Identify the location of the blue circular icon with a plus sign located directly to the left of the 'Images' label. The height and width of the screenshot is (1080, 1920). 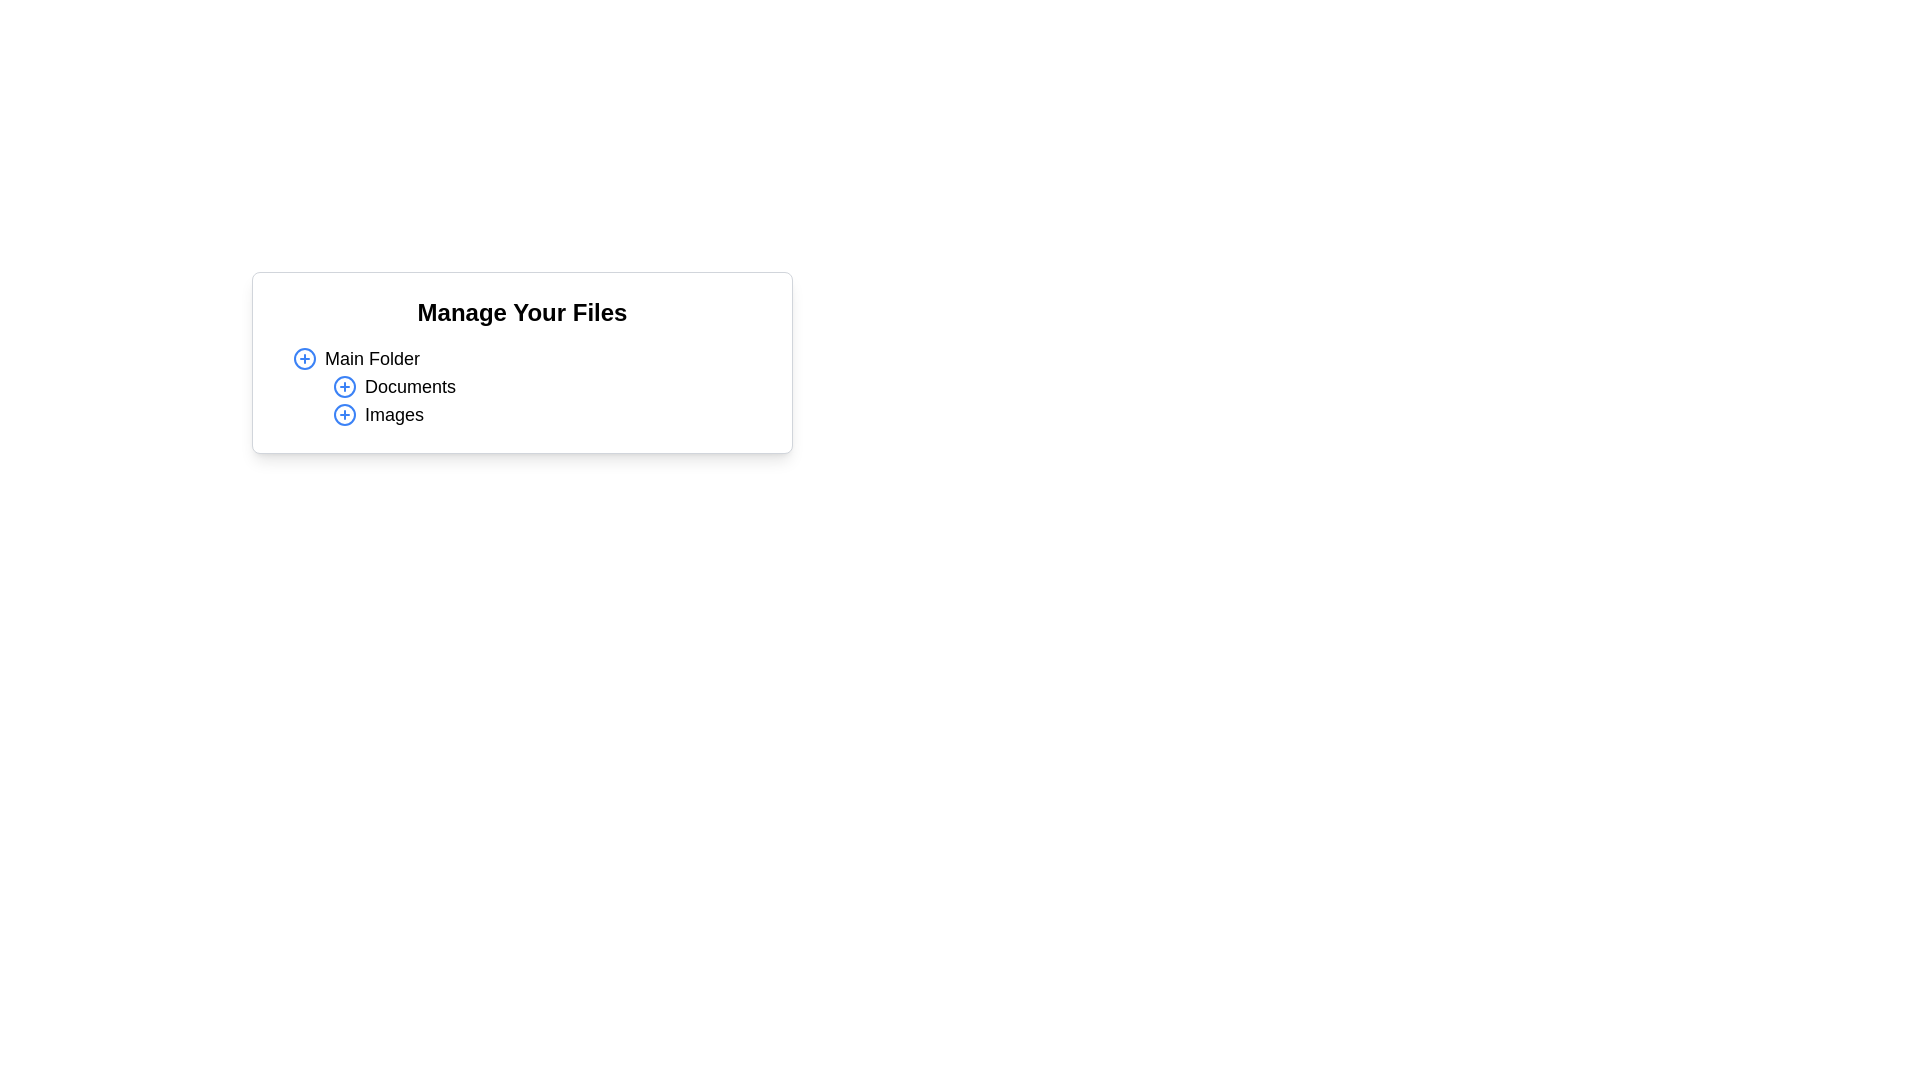
(345, 414).